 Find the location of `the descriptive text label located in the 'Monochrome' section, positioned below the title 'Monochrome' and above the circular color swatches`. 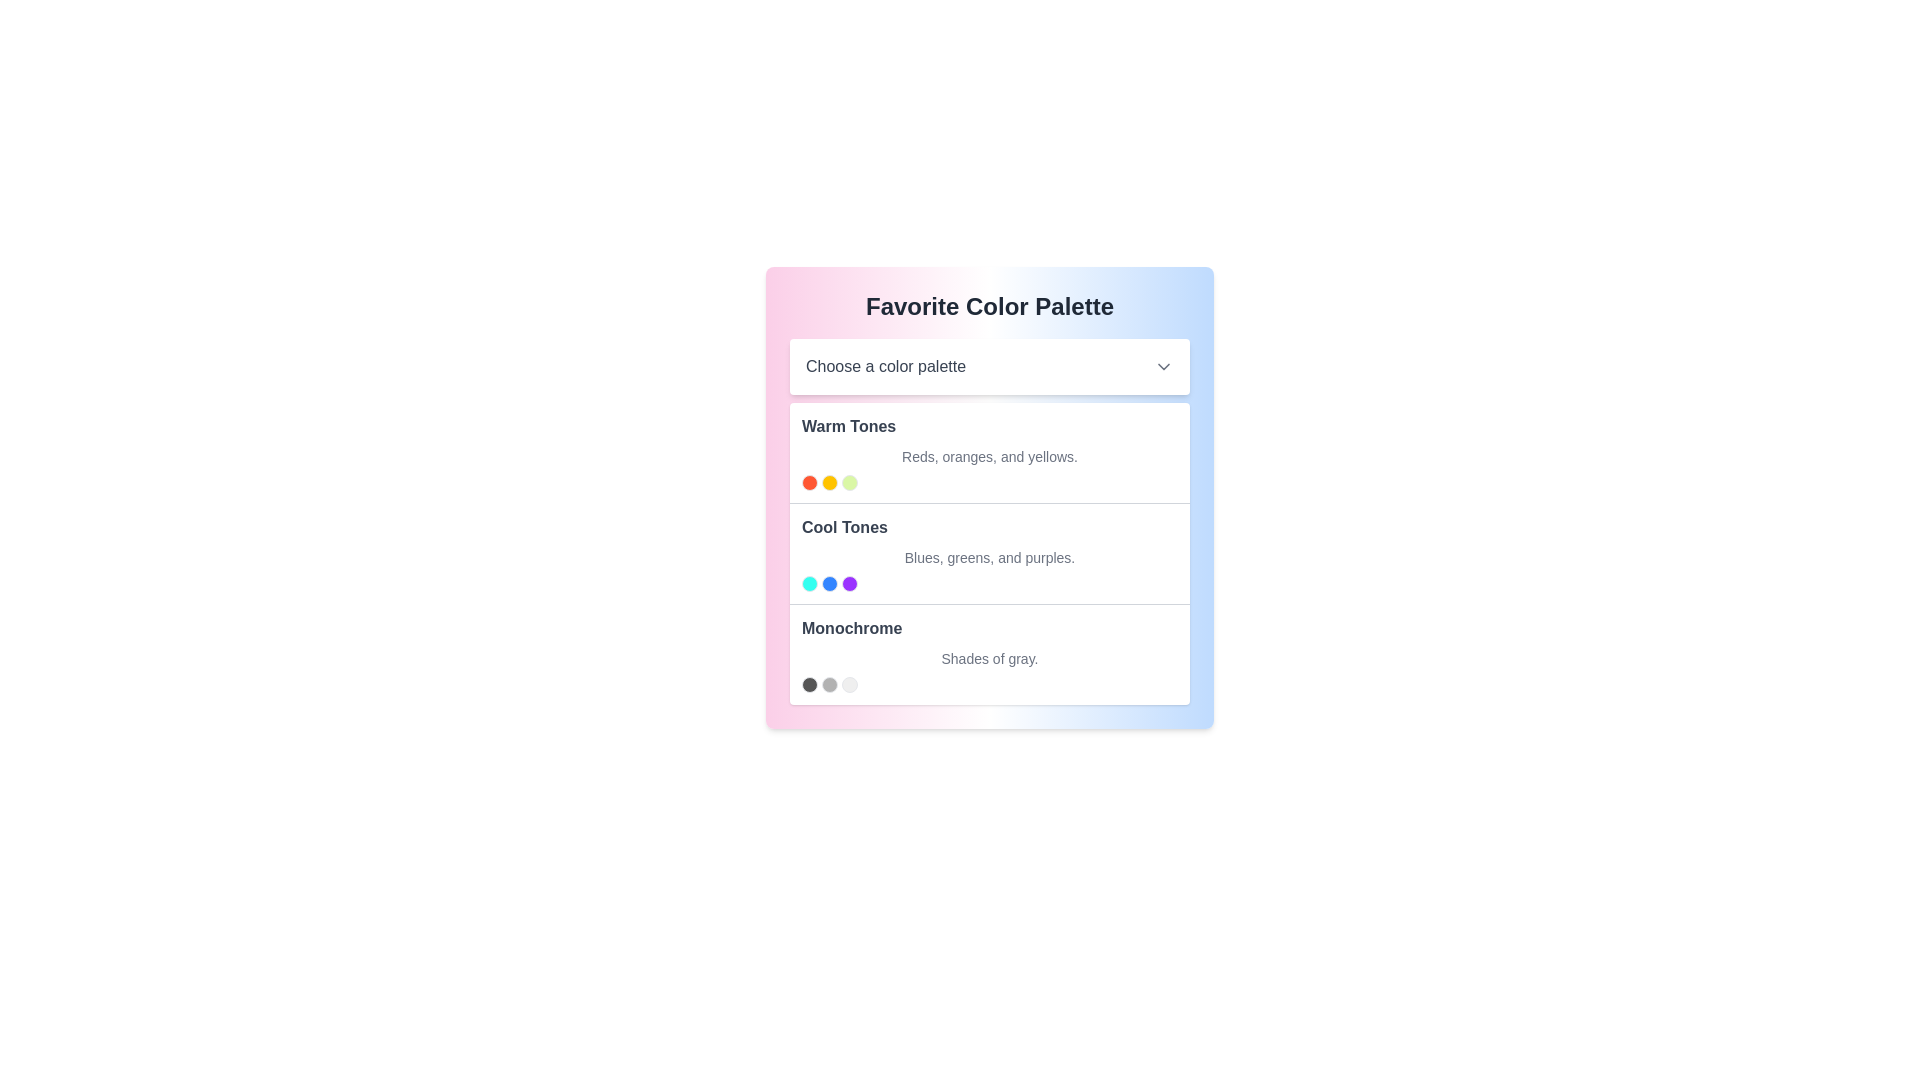

the descriptive text label located in the 'Monochrome' section, positioned below the title 'Monochrome' and above the circular color swatches is located at coordinates (989, 659).